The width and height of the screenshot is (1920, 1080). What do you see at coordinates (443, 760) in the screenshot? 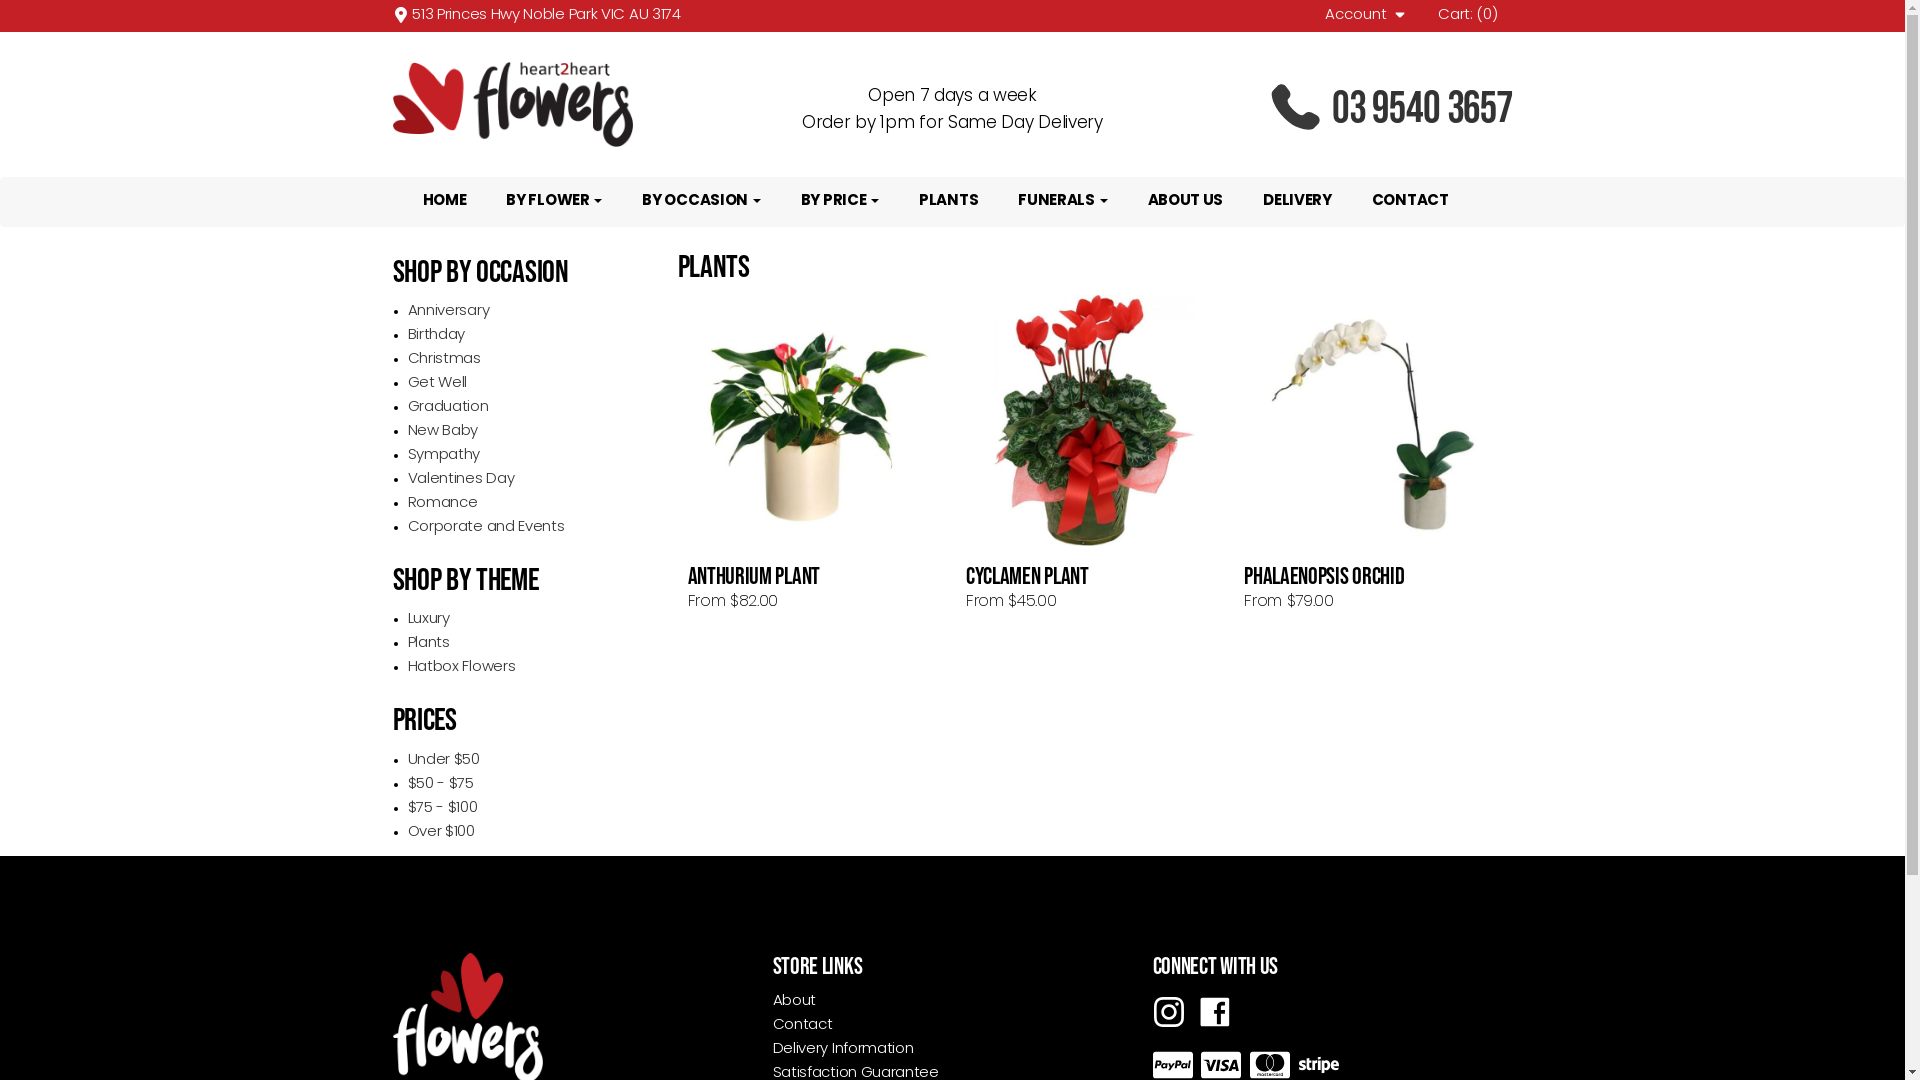
I see `'Under $50'` at bounding box center [443, 760].